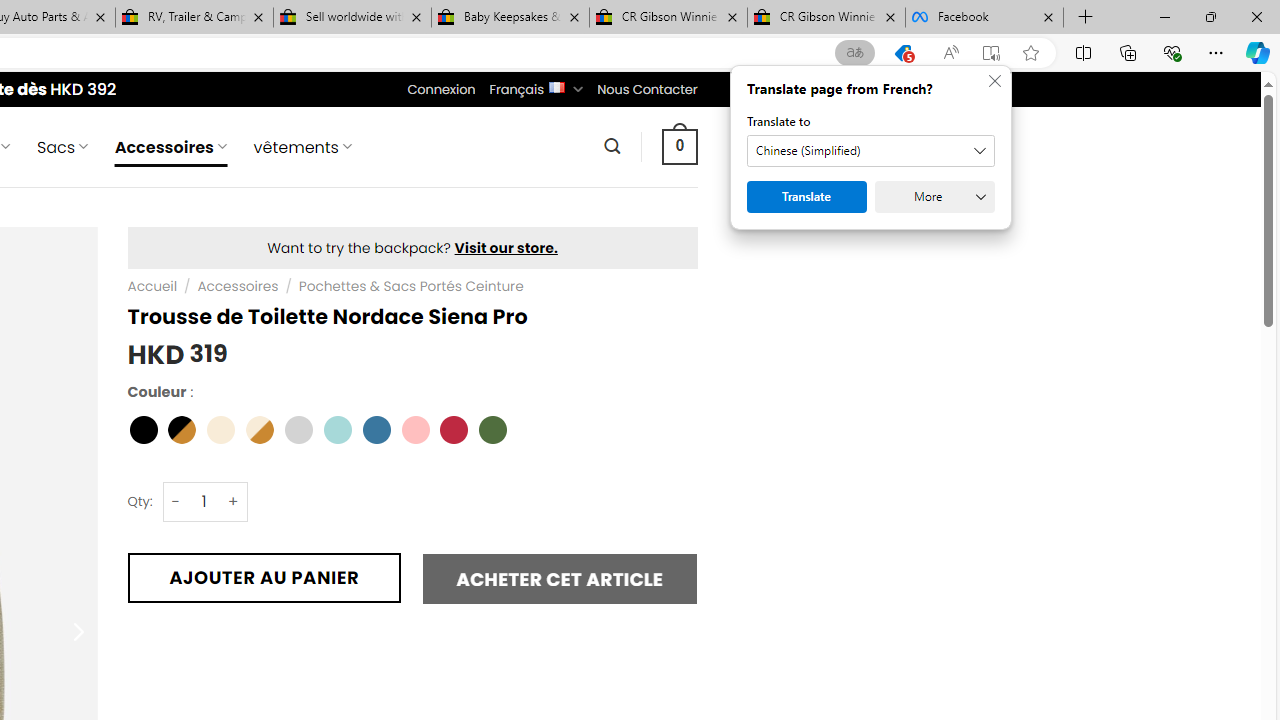 The width and height of the screenshot is (1280, 720). Describe the element at coordinates (510, 17) in the screenshot. I see `'Baby Keepsakes & Announcements for sale | eBay'` at that location.